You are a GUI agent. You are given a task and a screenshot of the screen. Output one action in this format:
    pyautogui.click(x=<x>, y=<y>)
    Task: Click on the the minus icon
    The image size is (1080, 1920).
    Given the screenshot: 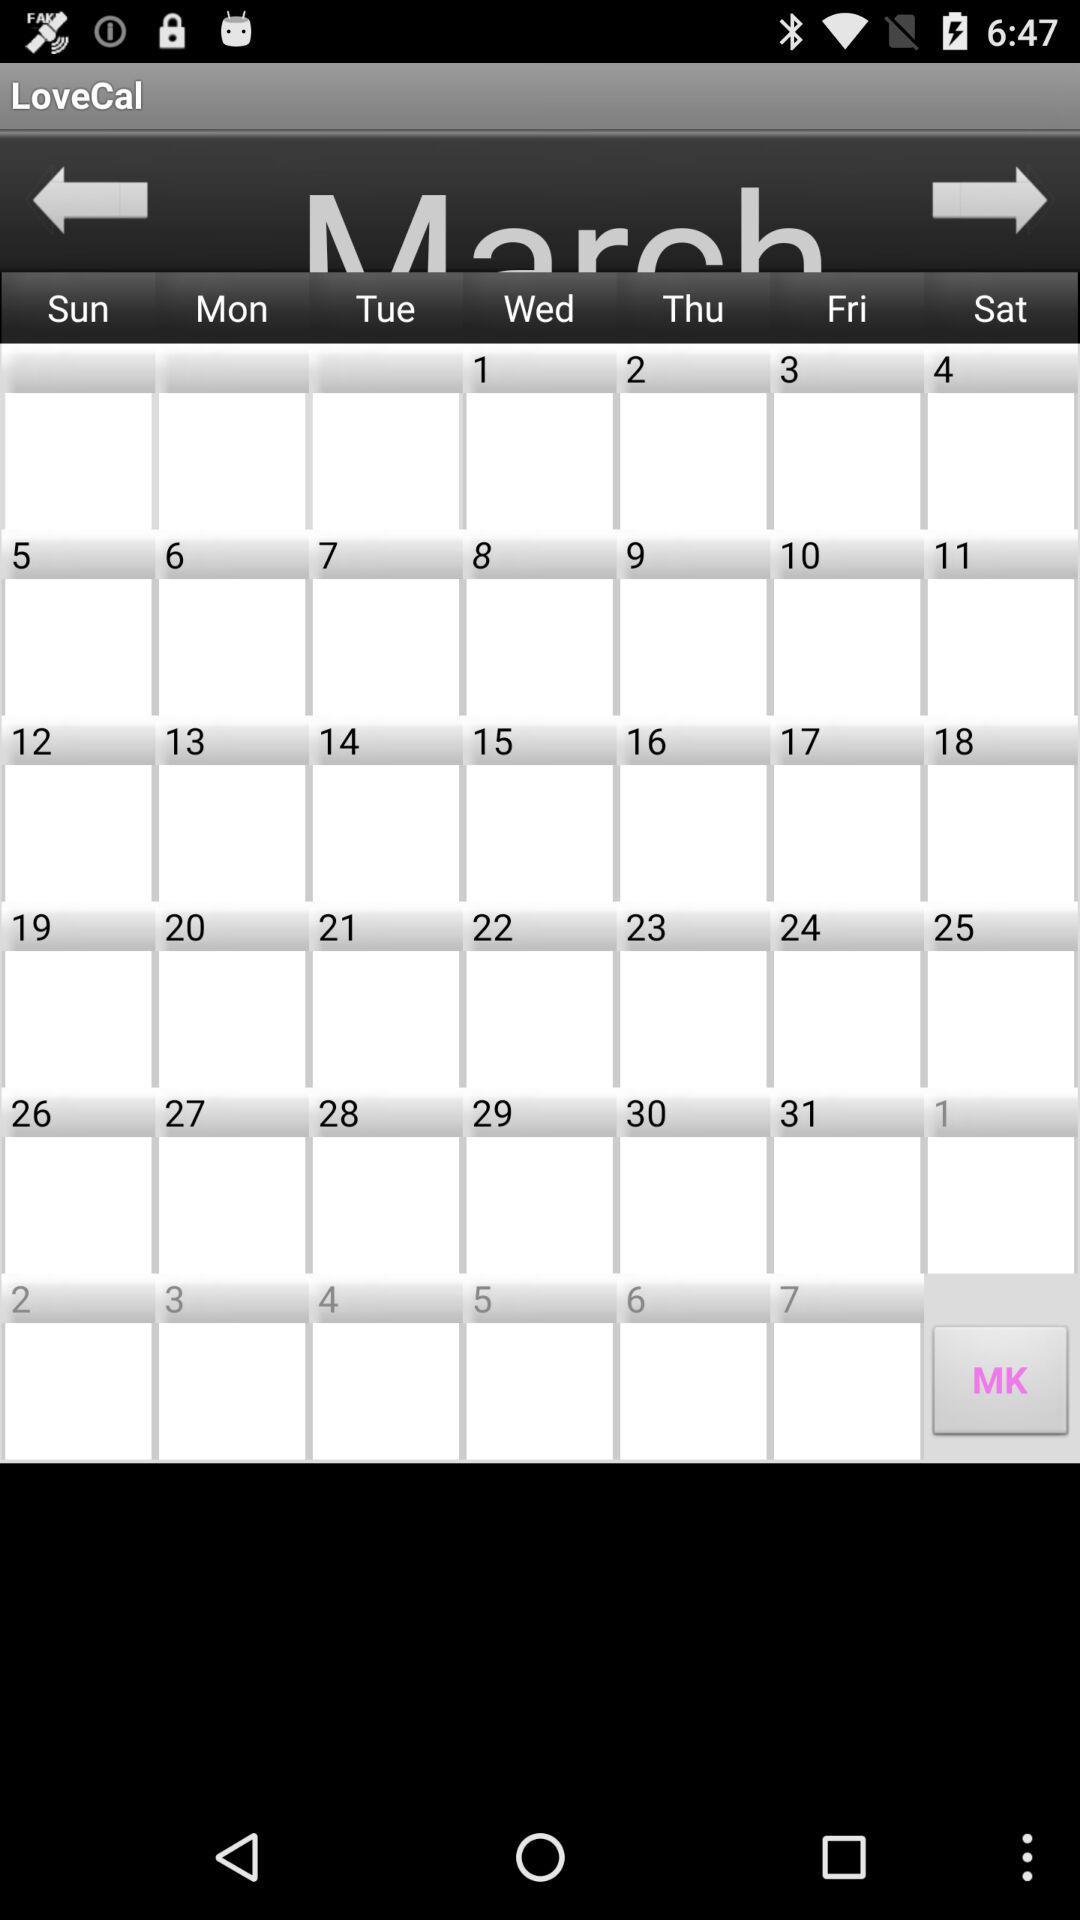 What is the action you would take?
    pyautogui.click(x=77, y=1089)
    